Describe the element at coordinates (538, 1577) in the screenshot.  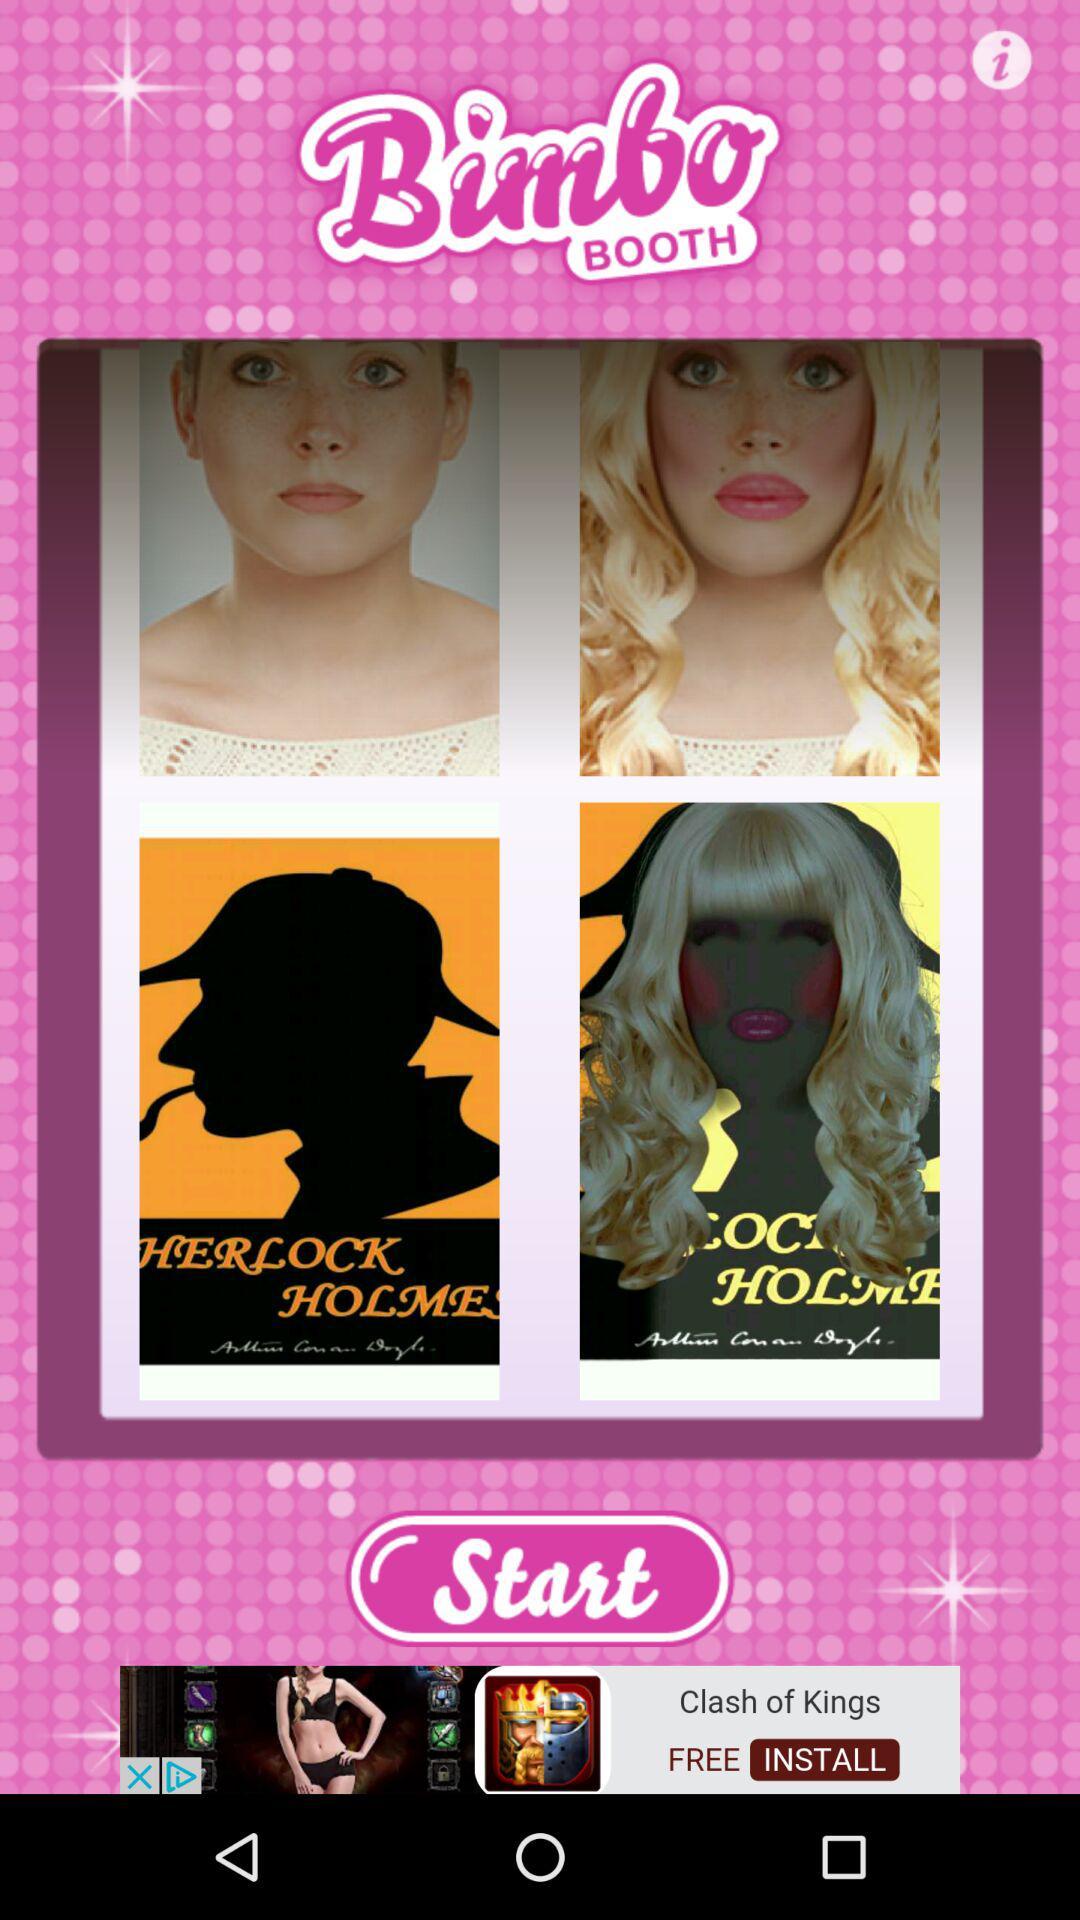
I see `start obstion` at that location.